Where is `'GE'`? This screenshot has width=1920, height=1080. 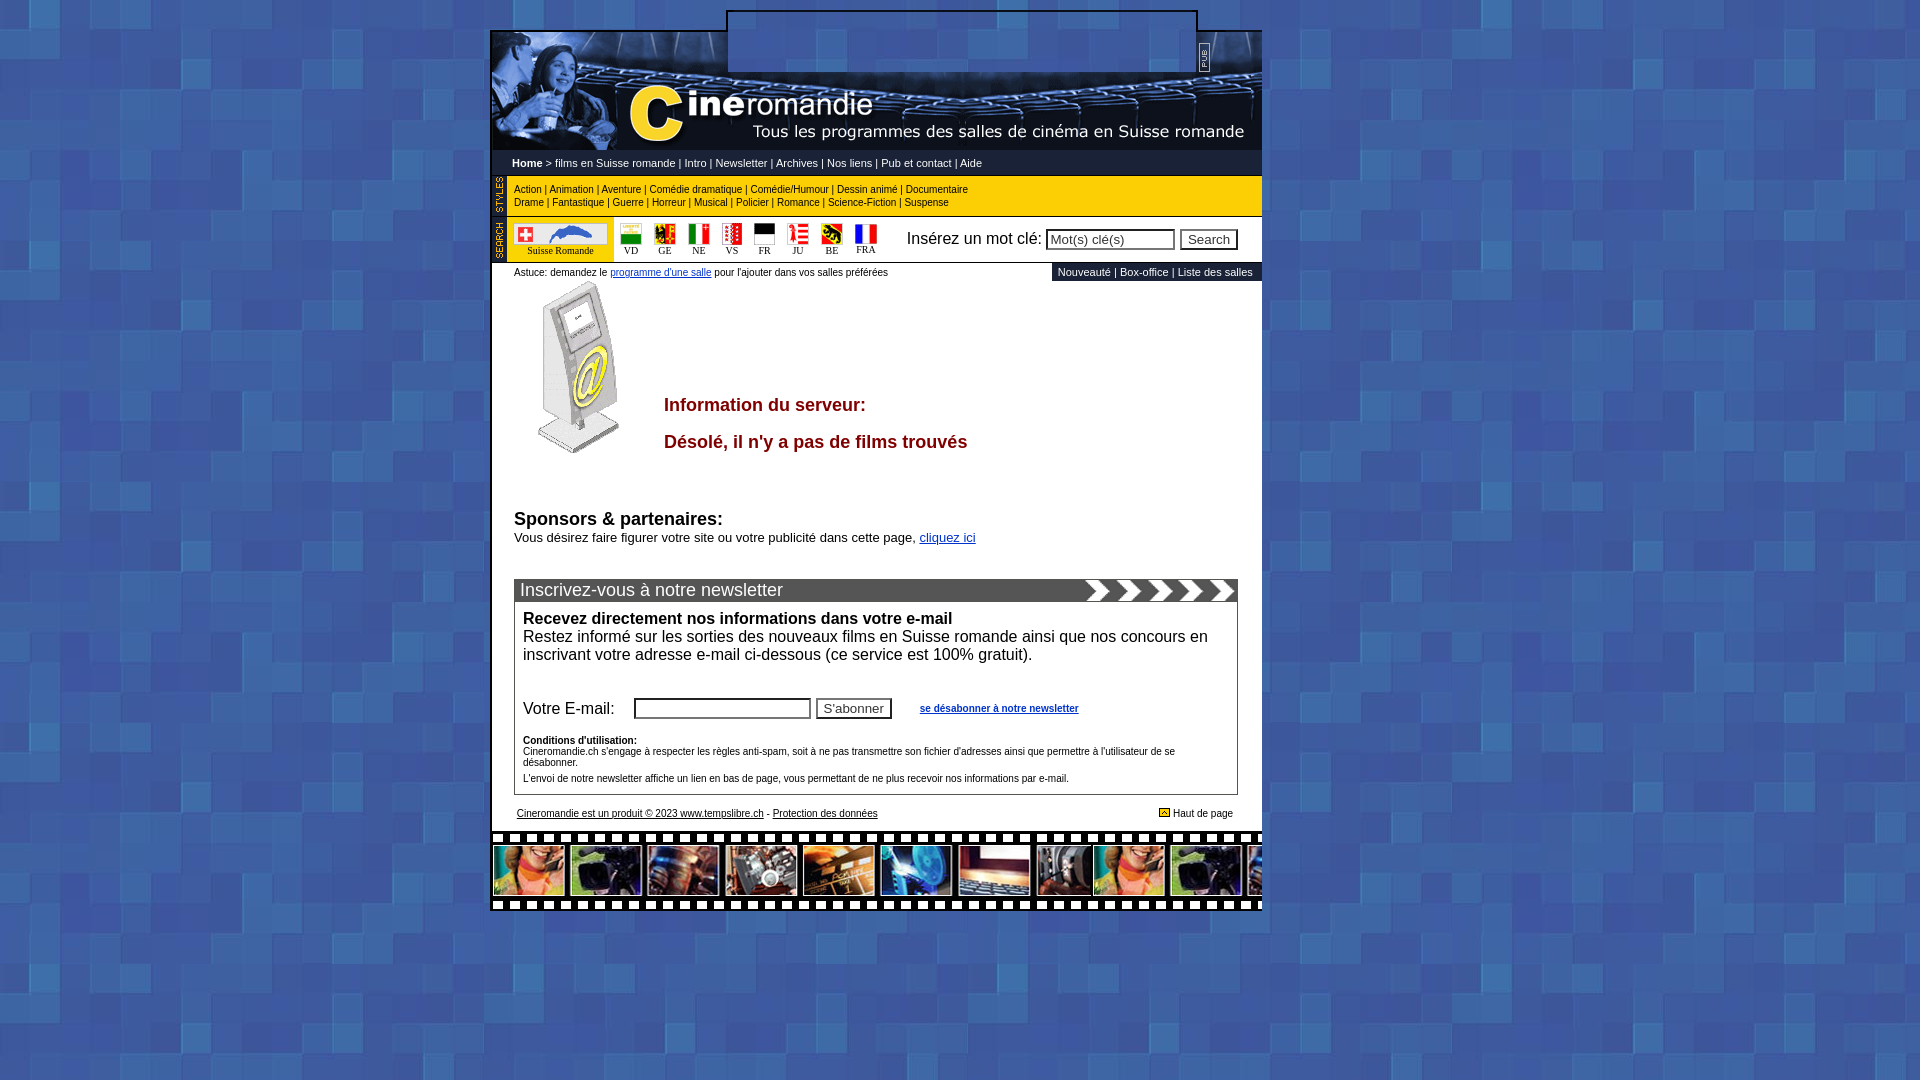 'GE' is located at coordinates (653, 245).